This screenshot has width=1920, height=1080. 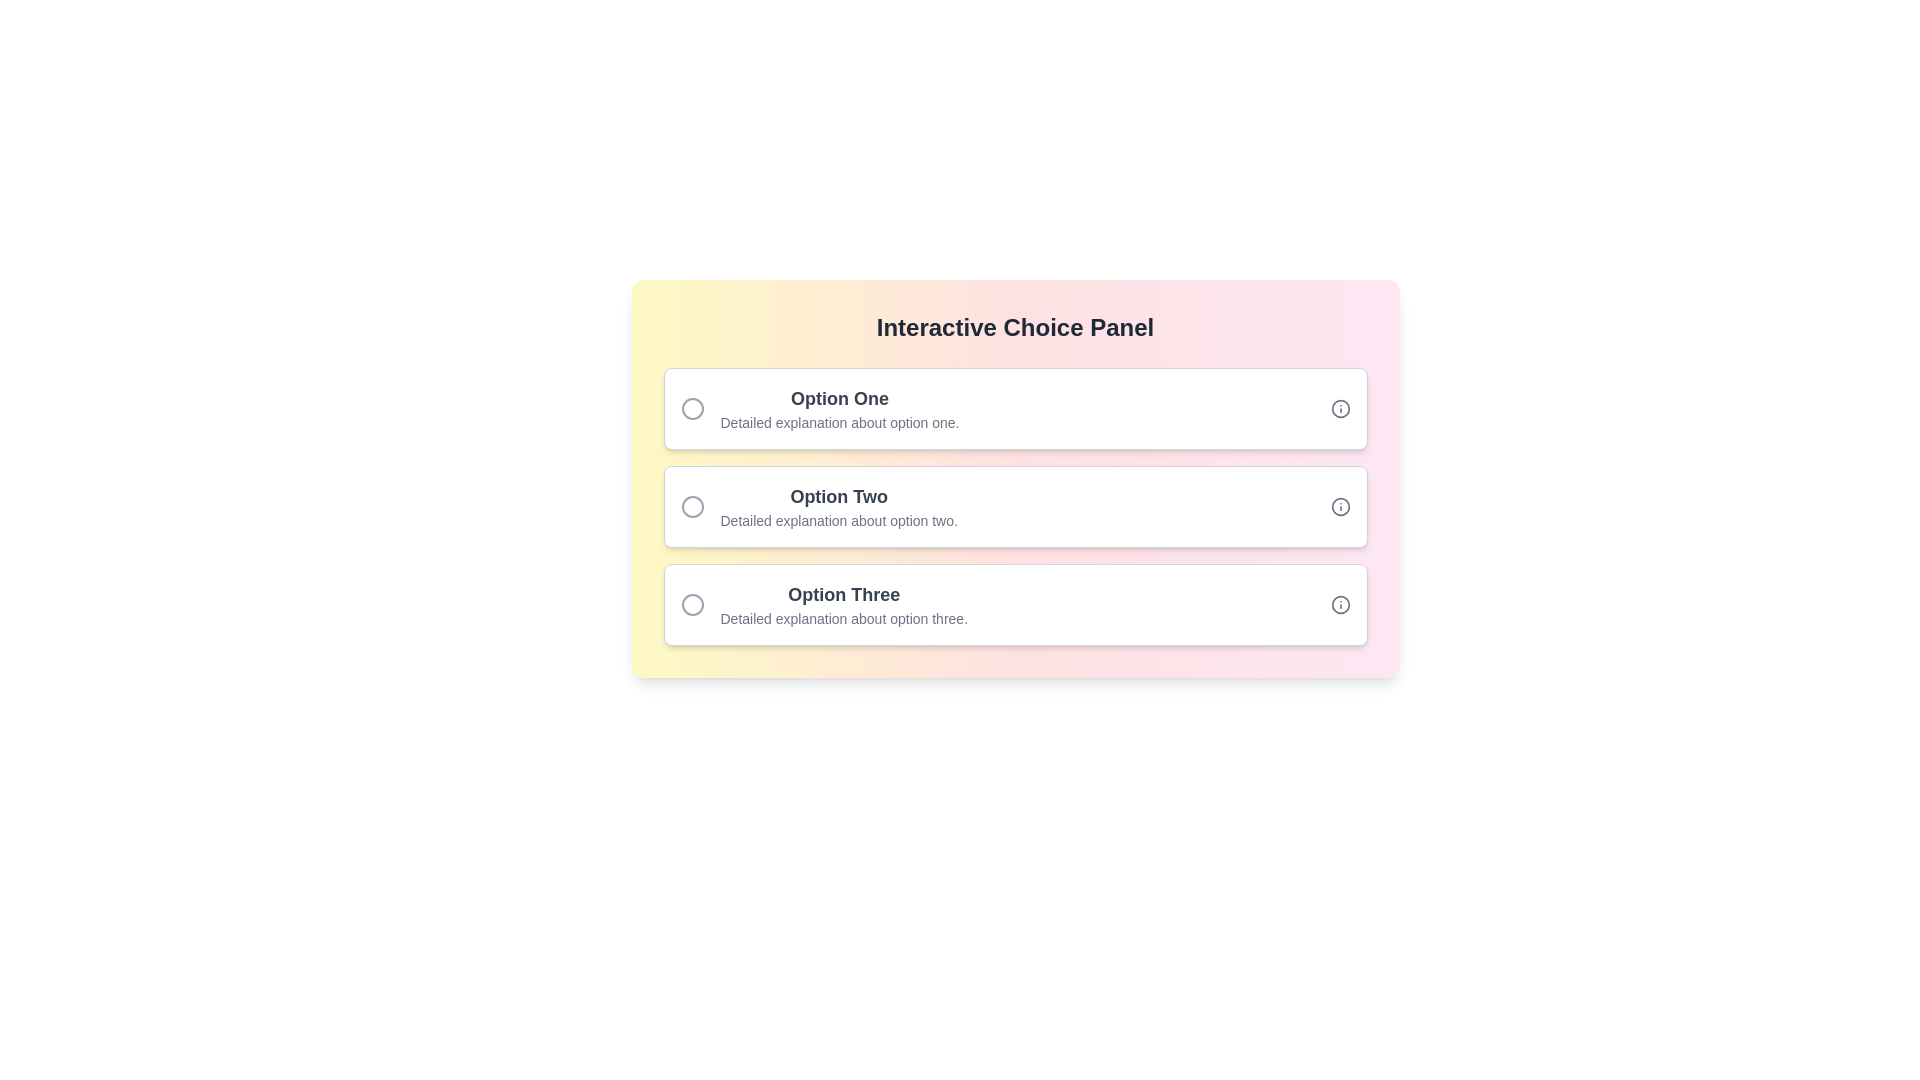 I want to click on title text located in the topmost card of the survey options, which is positioned directly above the supporting text 'Detailed explanation about option one.', so click(x=840, y=398).